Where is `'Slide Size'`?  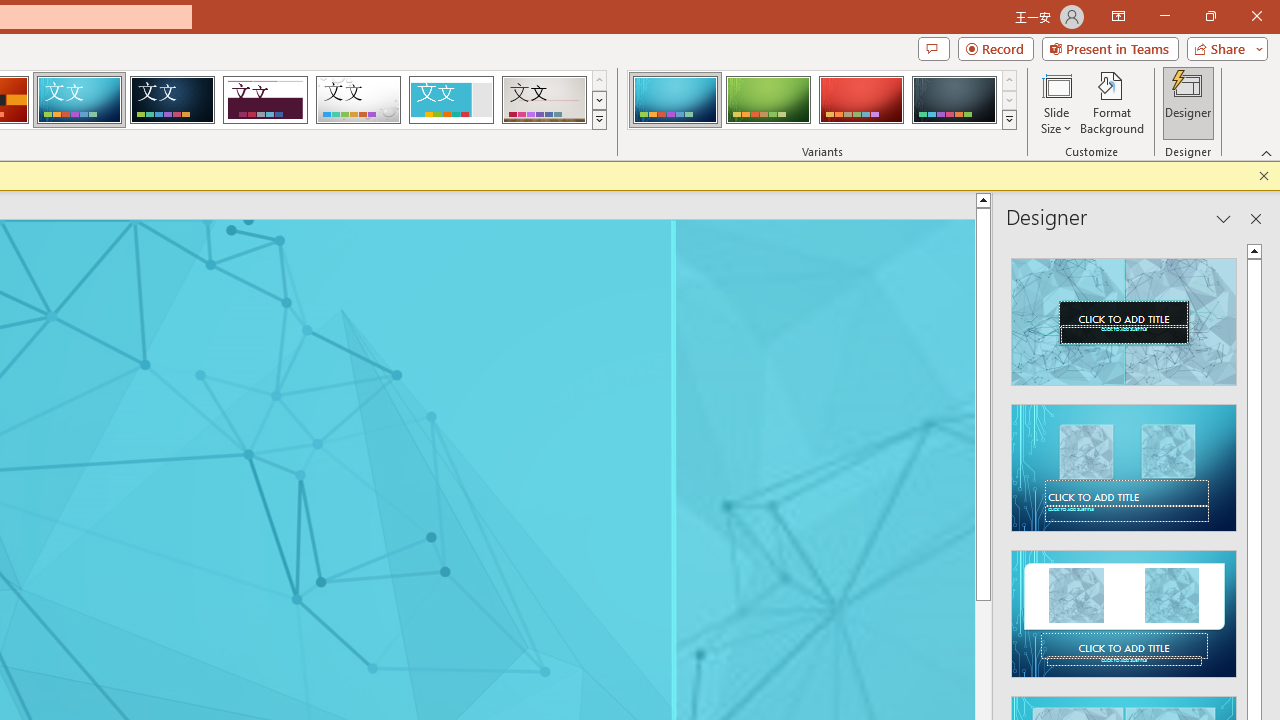
'Slide Size' is located at coordinates (1055, 103).